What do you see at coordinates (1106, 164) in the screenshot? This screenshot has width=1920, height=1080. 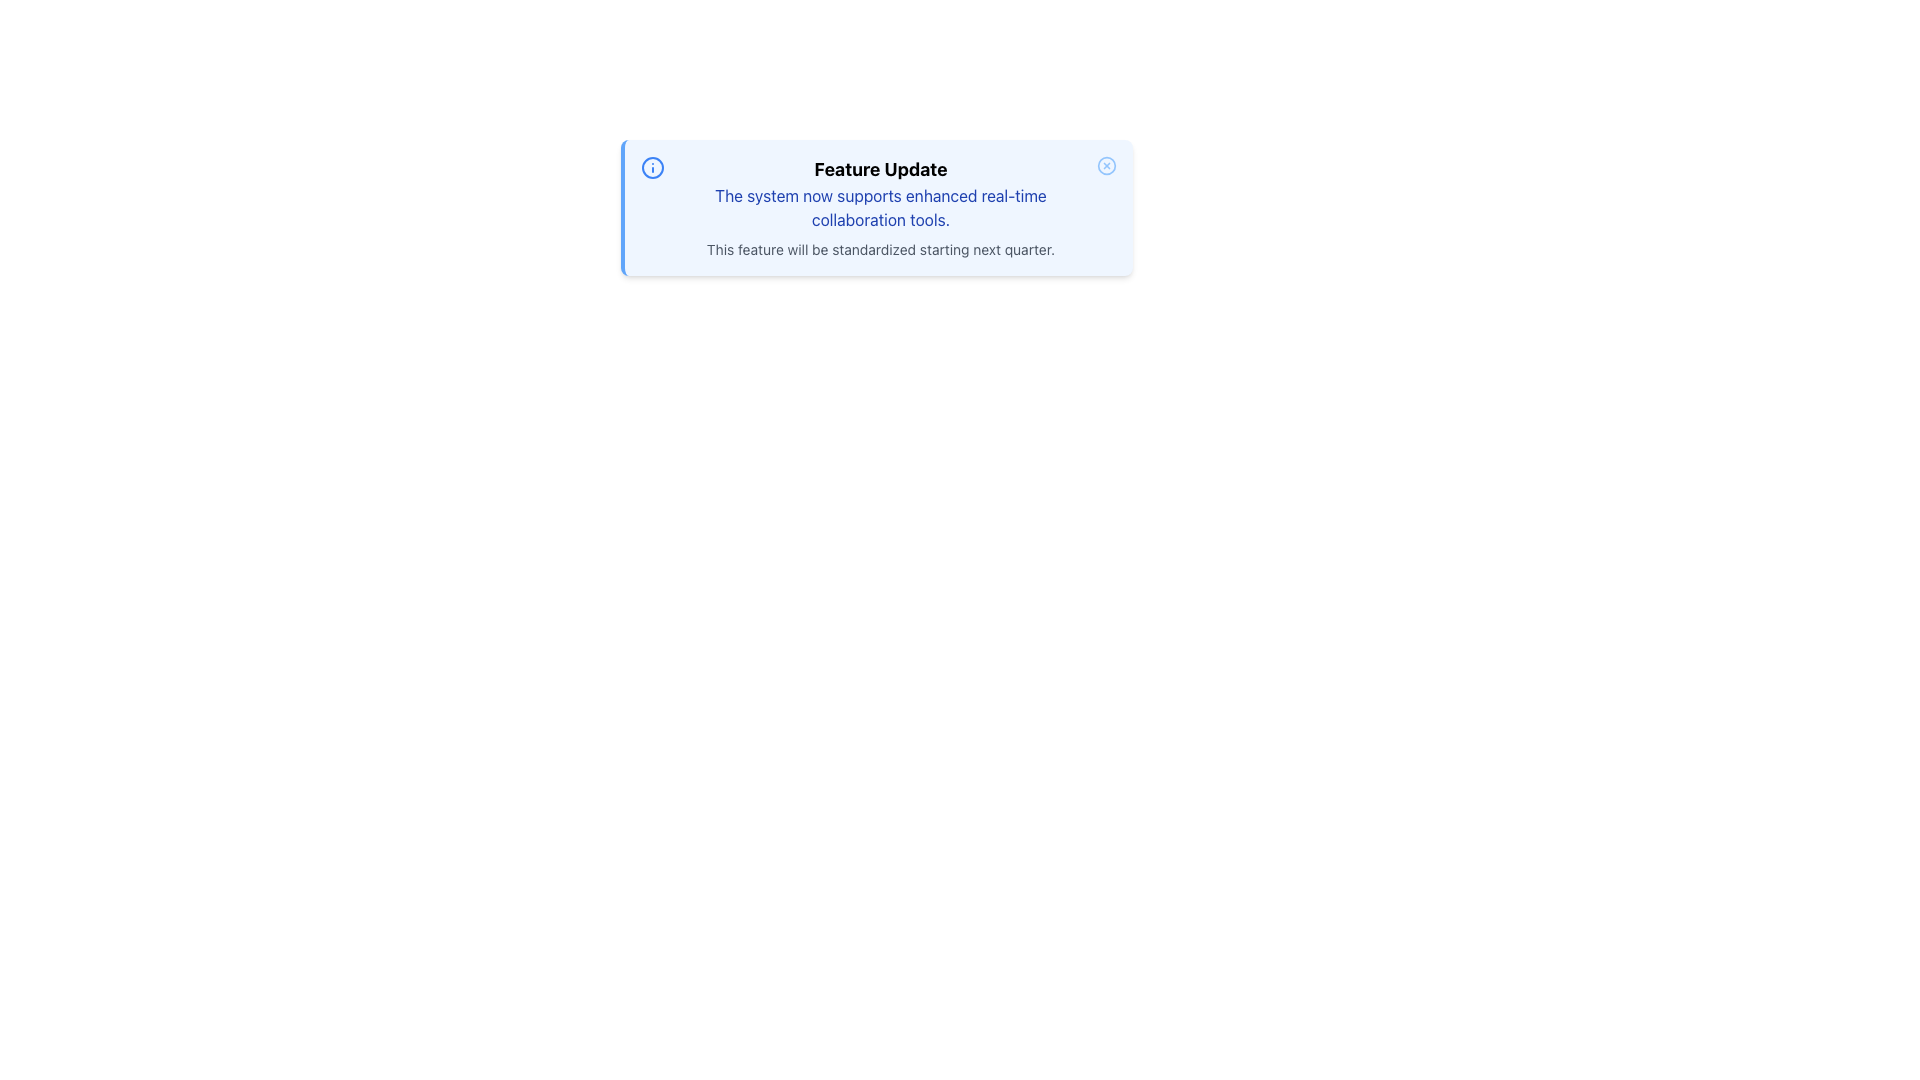 I see `the small circular button with a light blue outline in the top-right corner of the feature update card` at bounding box center [1106, 164].